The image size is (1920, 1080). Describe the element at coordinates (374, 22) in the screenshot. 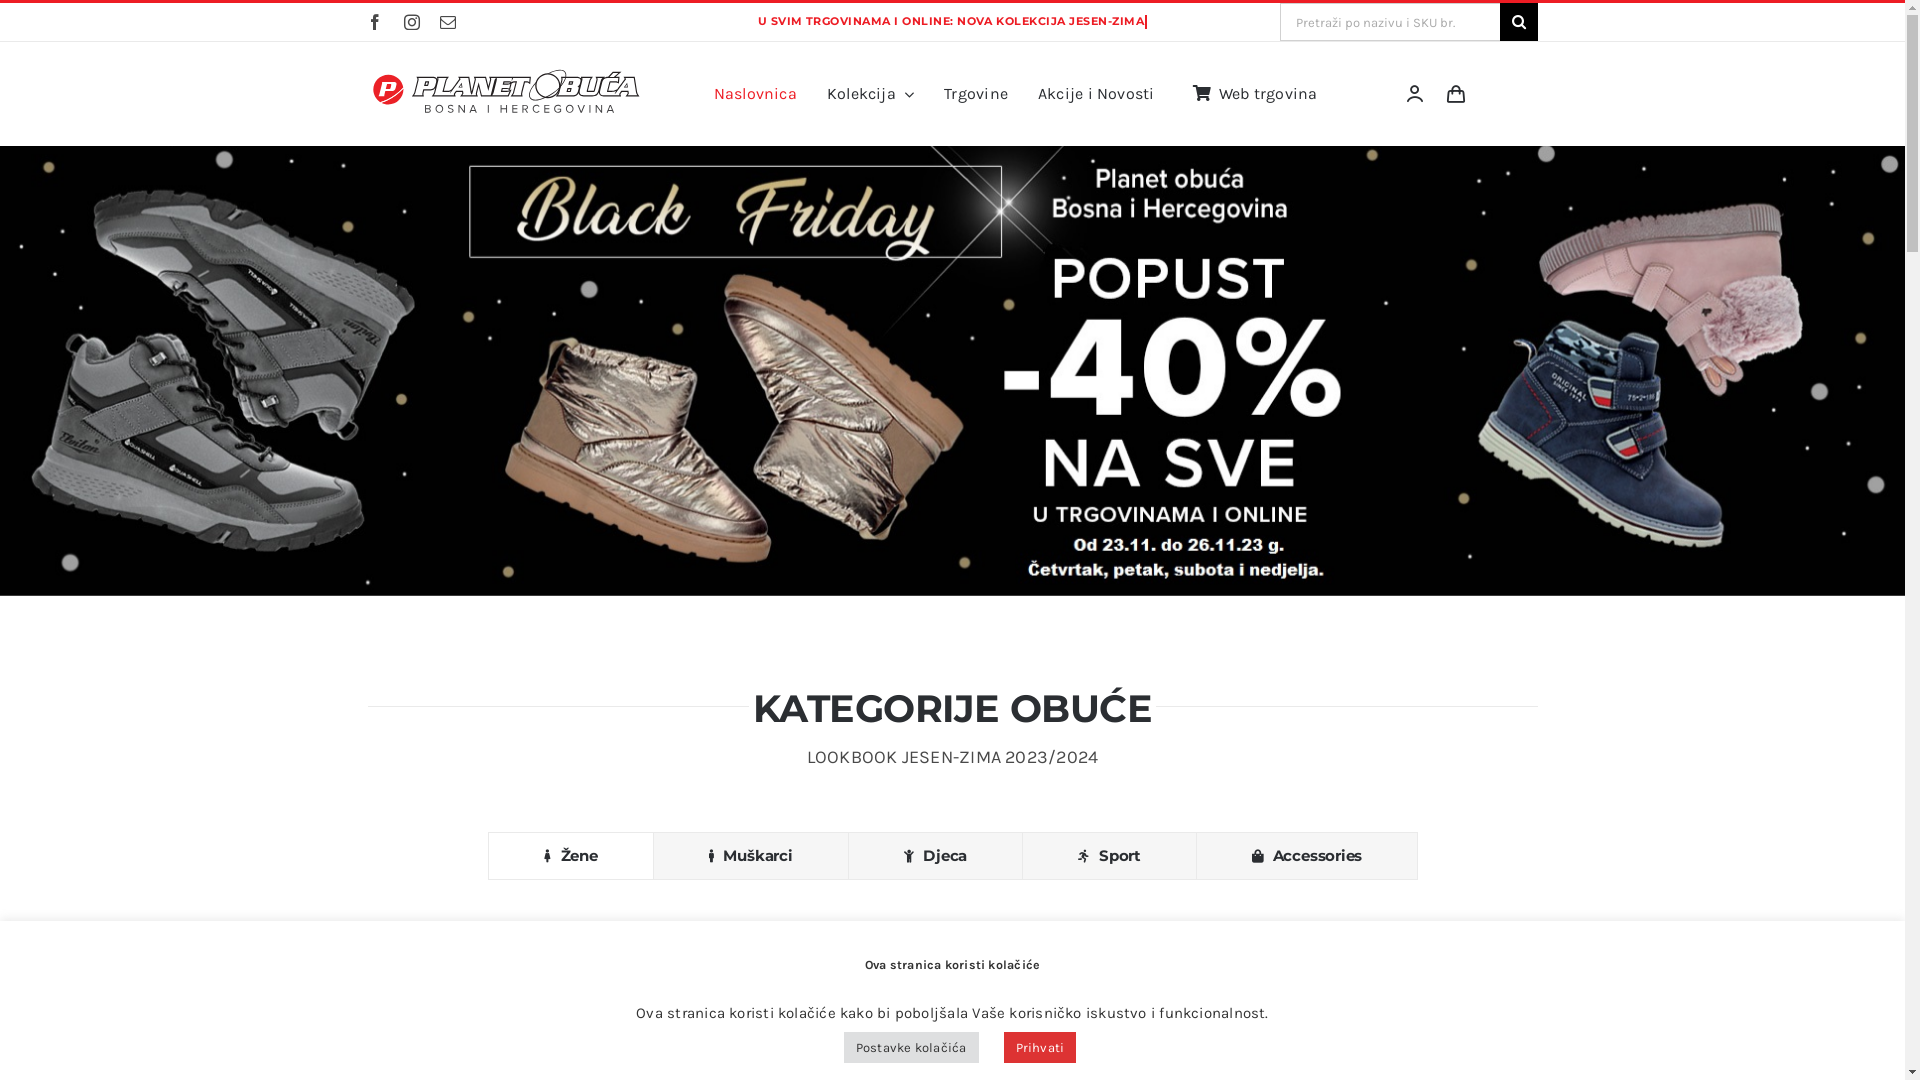

I see `'Facebook'` at that location.